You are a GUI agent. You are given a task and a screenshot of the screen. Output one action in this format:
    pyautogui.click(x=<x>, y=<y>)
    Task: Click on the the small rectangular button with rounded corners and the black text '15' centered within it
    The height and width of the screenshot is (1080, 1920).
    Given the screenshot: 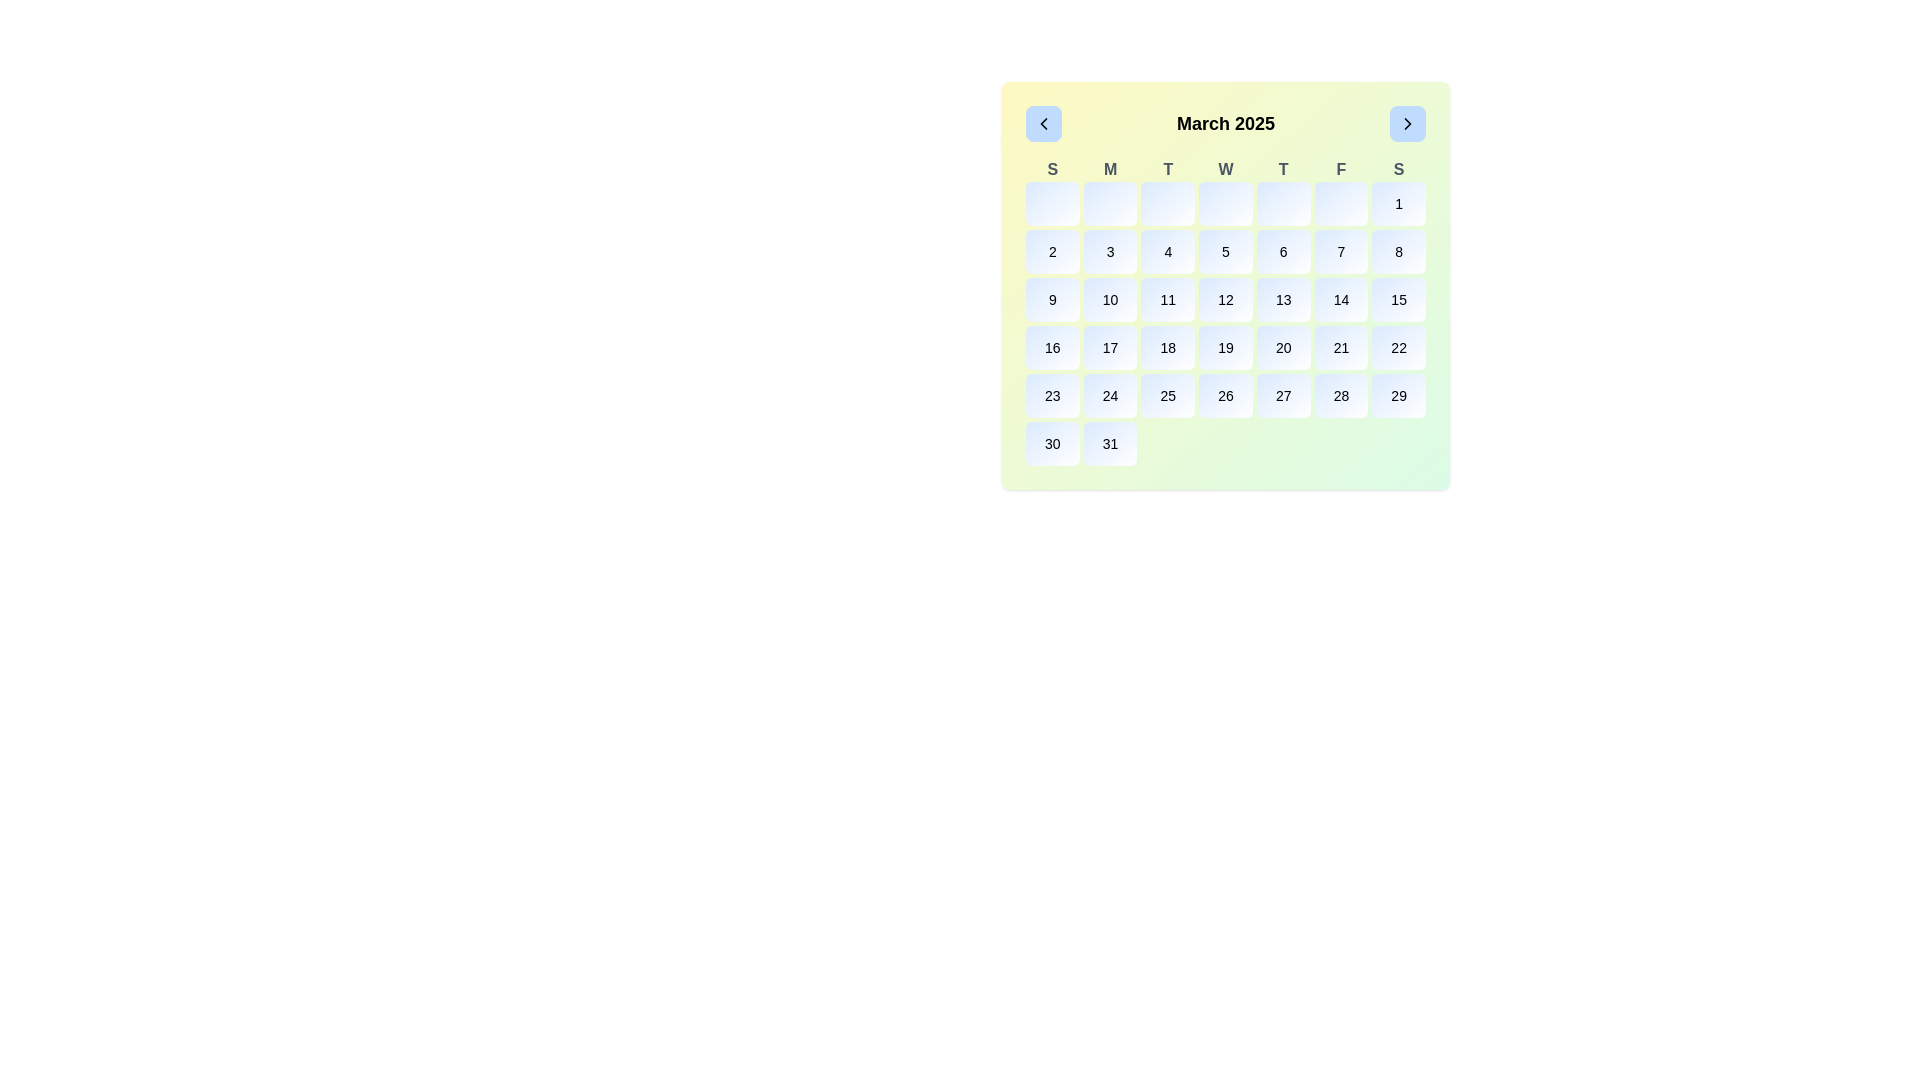 What is the action you would take?
    pyautogui.click(x=1397, y=300)
    